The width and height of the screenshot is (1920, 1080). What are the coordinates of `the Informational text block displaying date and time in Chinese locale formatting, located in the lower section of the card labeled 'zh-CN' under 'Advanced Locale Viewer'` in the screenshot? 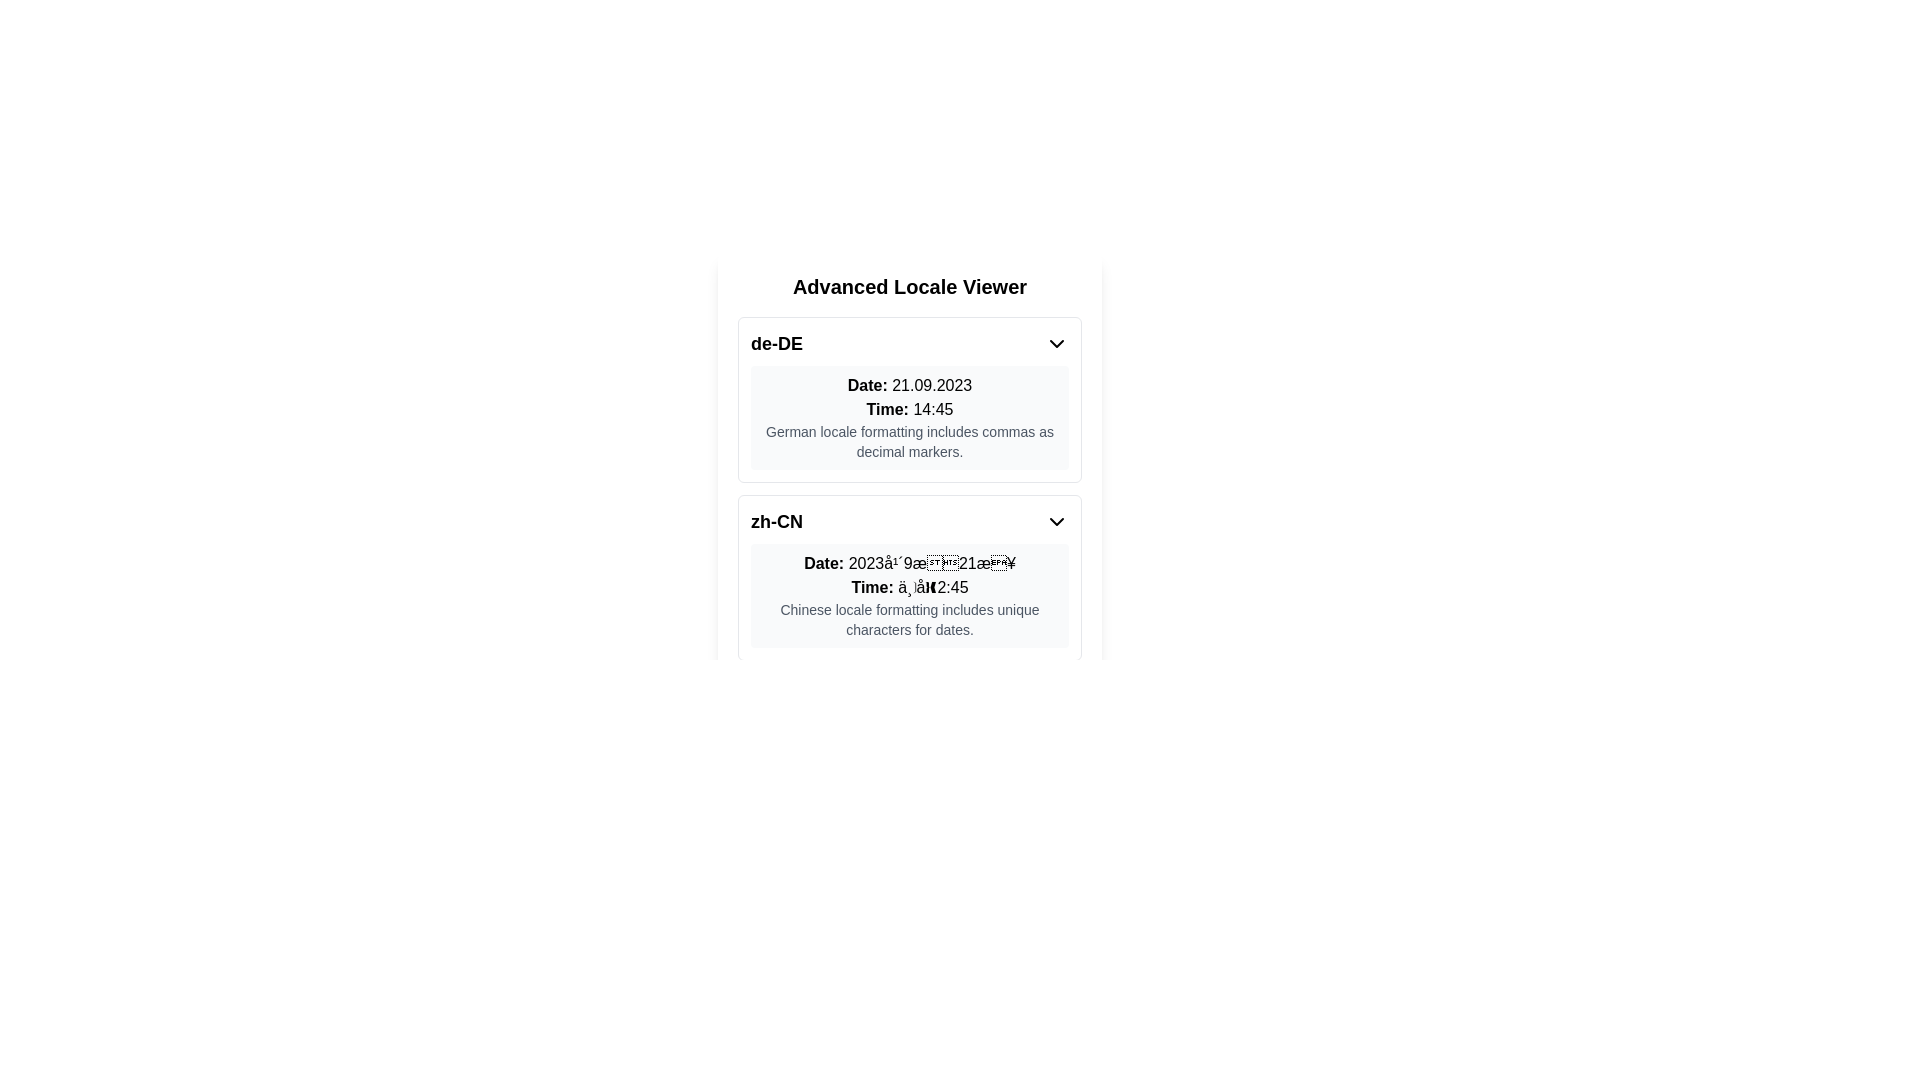 It's located at (909, 595).